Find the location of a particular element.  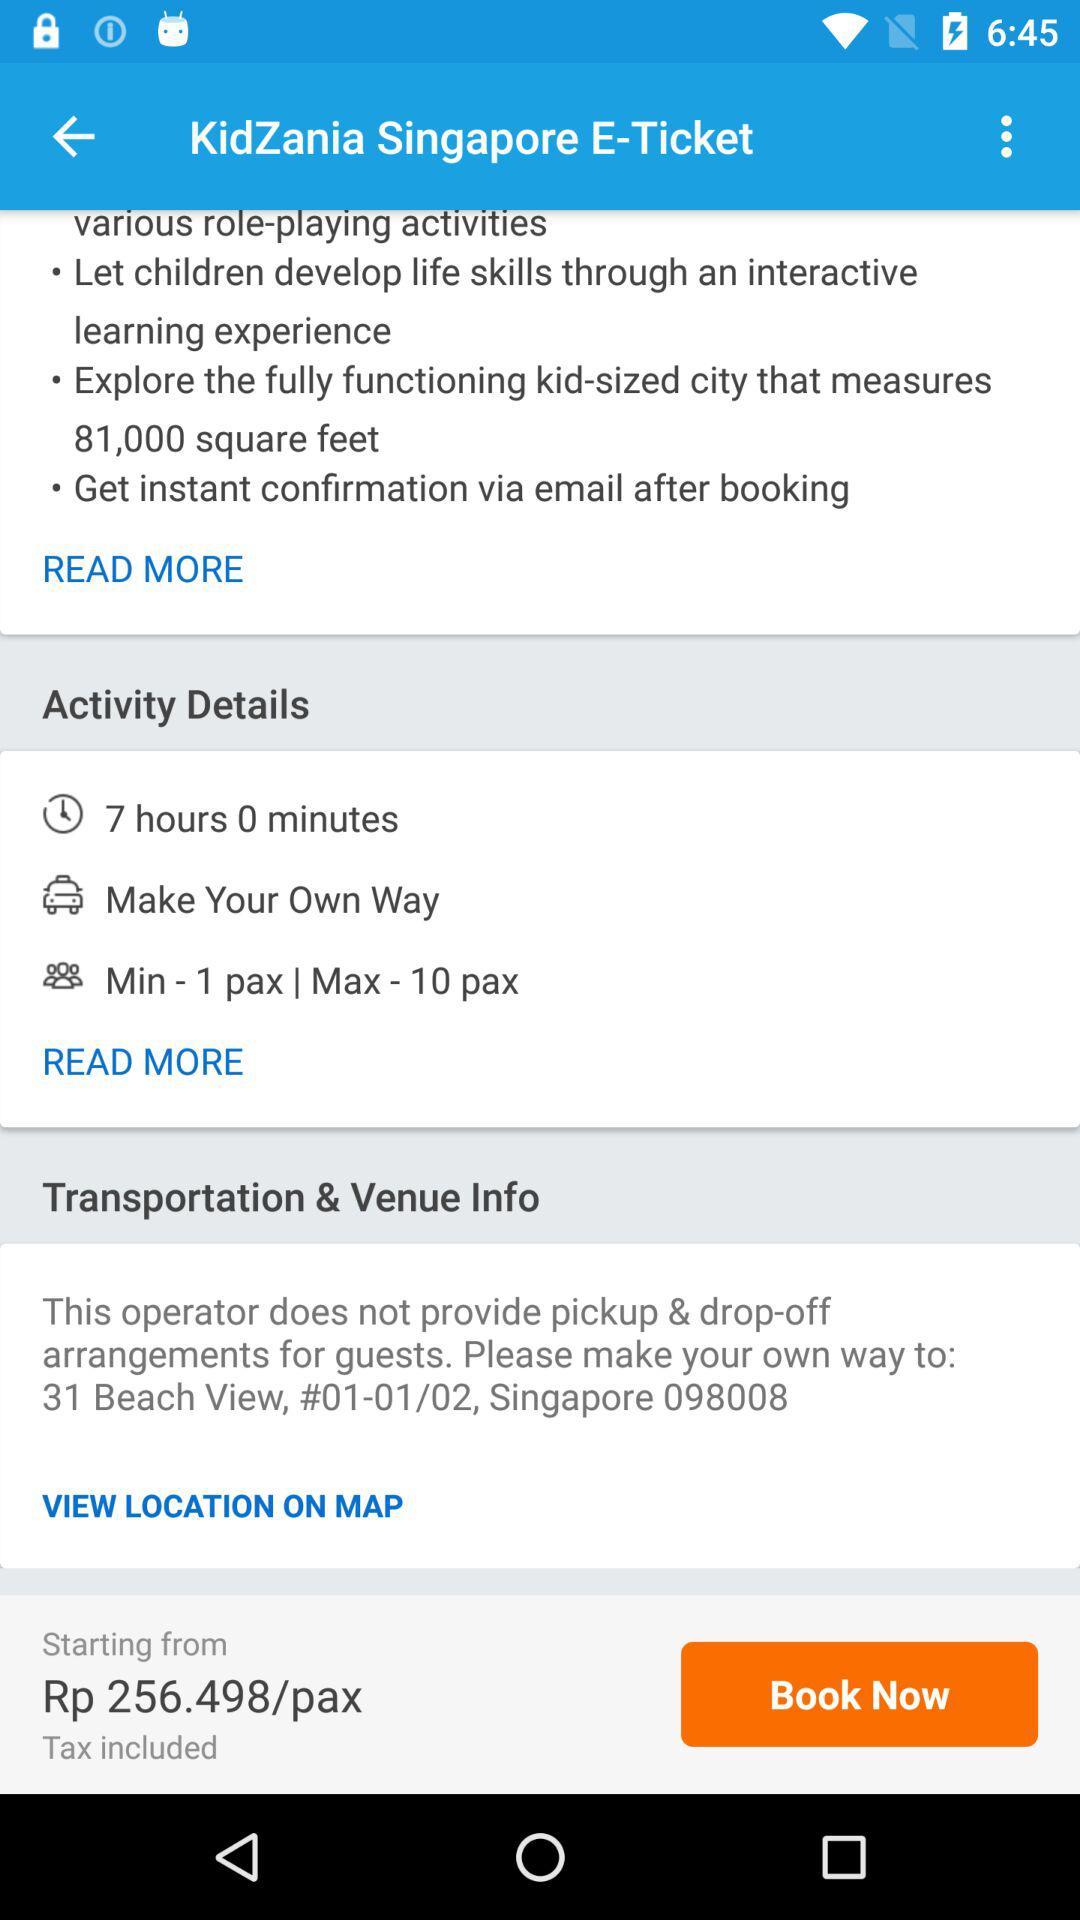

people logo is located at coordinates (61, 975).